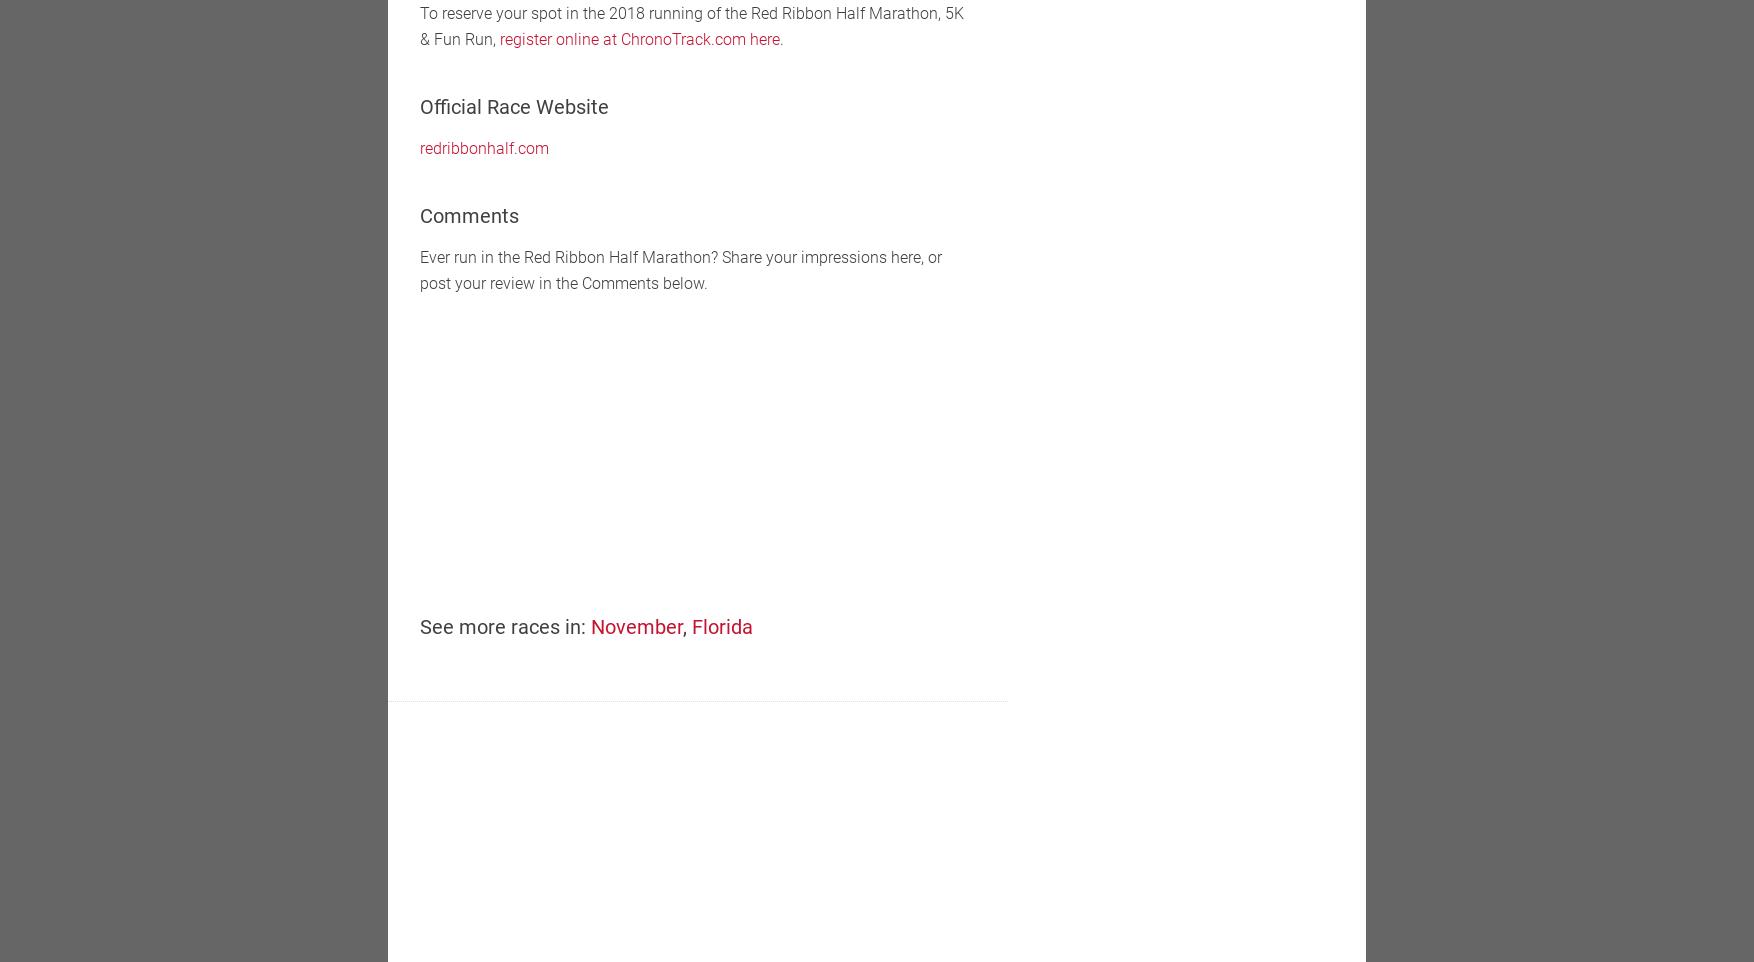 This screenshot has width=1754, height=962. What do you see at coordinates (722, 627) in the screenshot?
I see `'Florida'` at bounding box center [722, 627].